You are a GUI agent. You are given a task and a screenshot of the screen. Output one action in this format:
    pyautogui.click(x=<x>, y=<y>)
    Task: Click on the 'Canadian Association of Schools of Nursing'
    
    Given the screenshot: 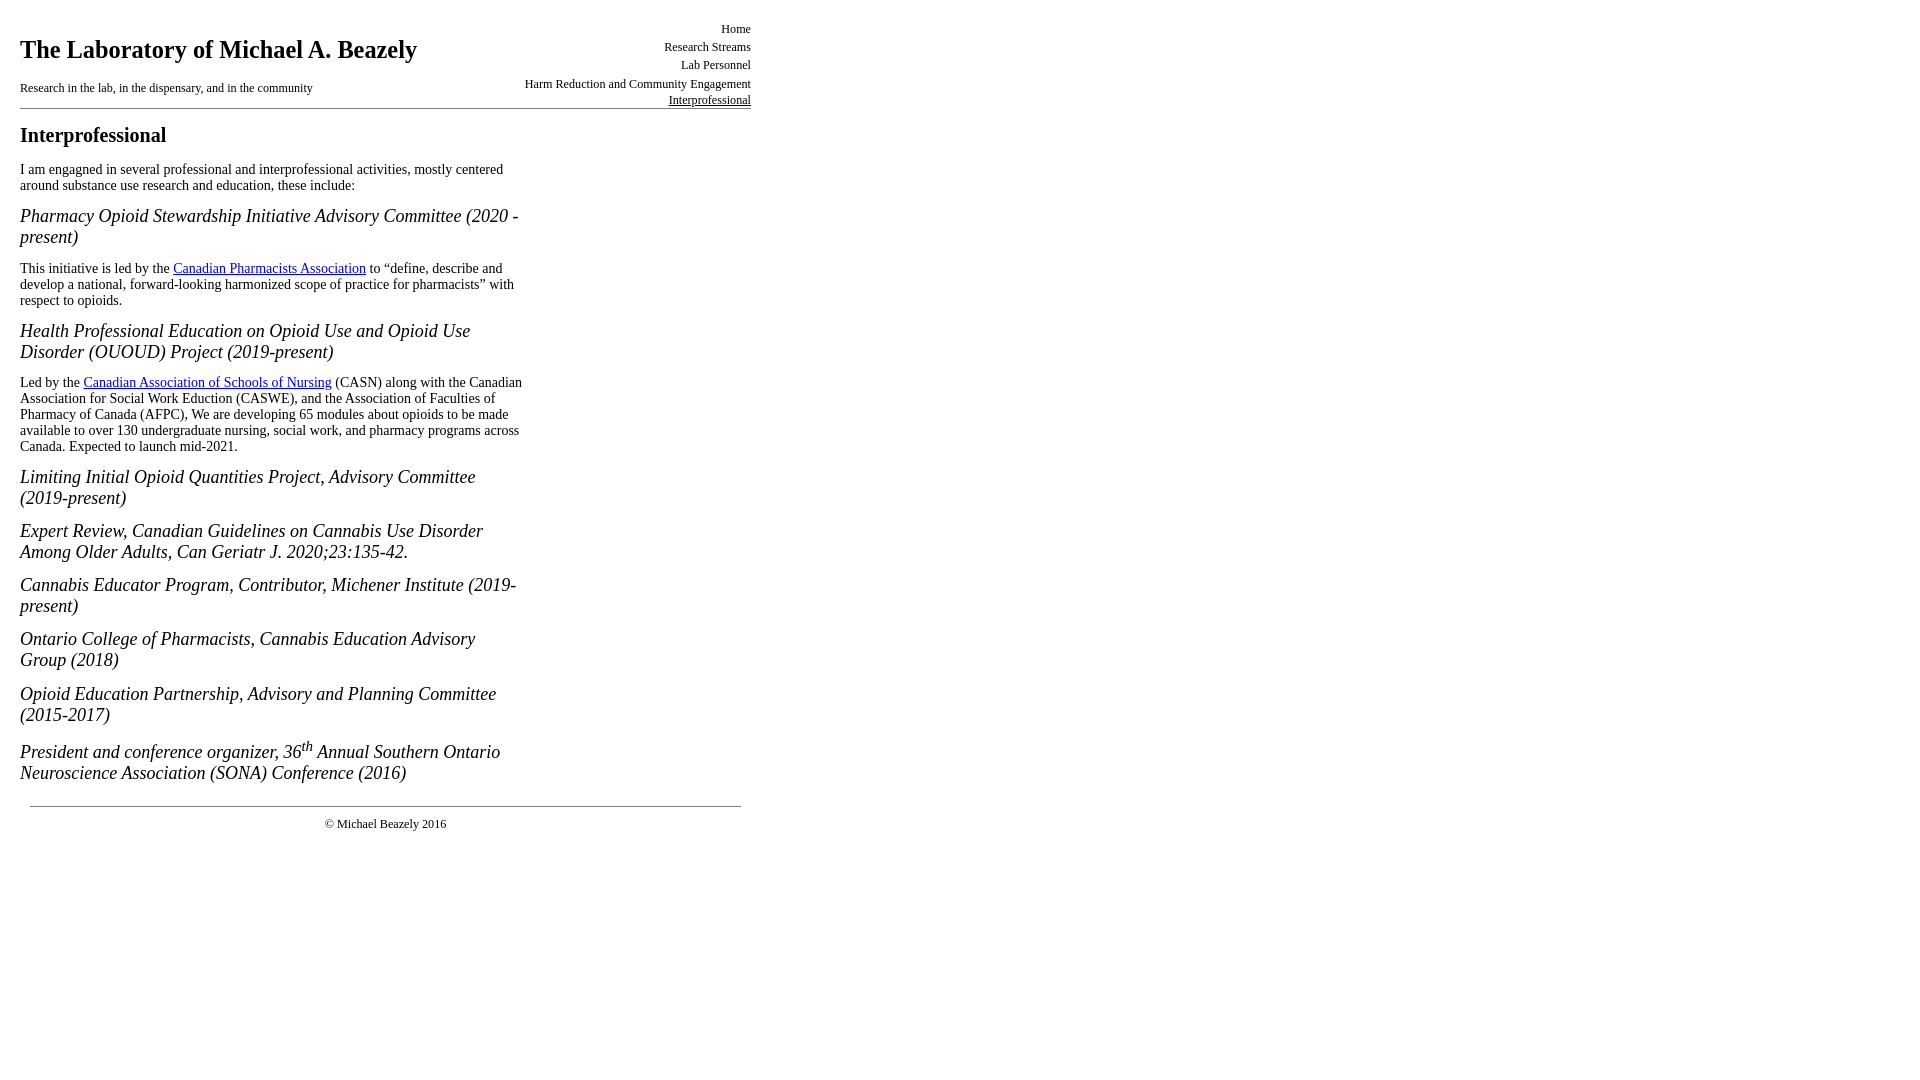 What is the action you would take?
    pyautogui.click(x=206, y=382)
    